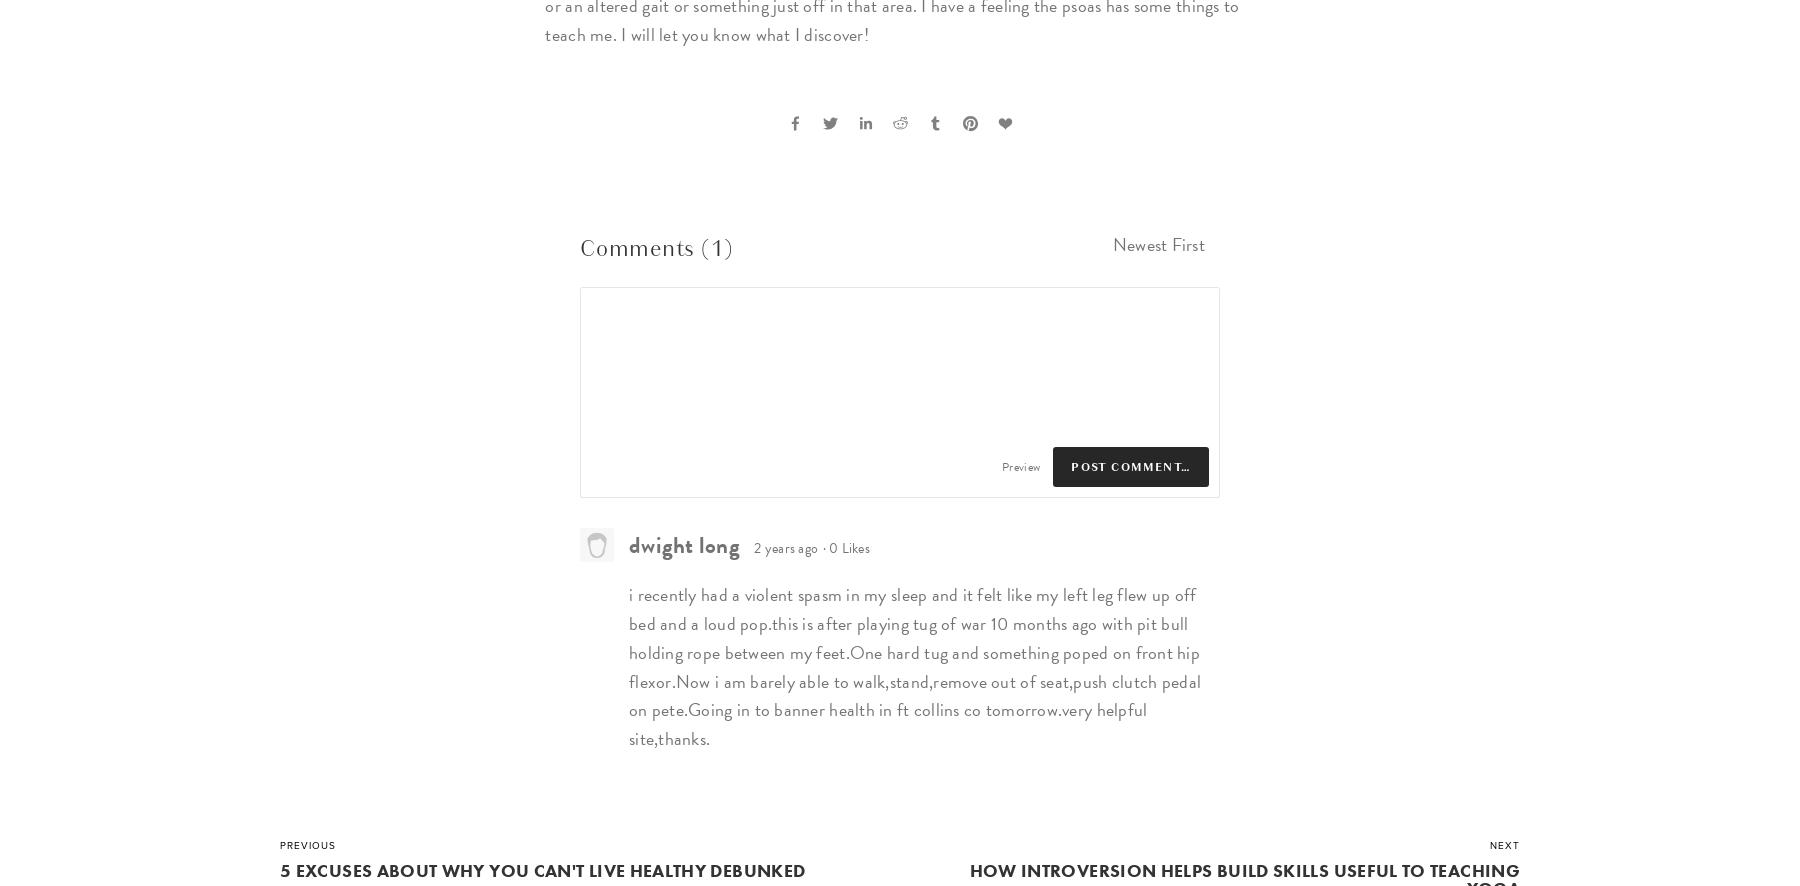 The image size is (1800, 886). I want to click on 'i recently had a violent spasm in my sleep and it felt like my left leg flew up off bed and a loud pop.this is after playing tug of war 10 months ago with pit bull holding rope between my feet.One hard tug and something poped on front hip flexor.Now i am barely able to walk,stand,remove out of seat,push clutch pedal on pete.Going in to banner health in ft collins co tomorrow.very helpful site,thanks.', so click(913, 665).